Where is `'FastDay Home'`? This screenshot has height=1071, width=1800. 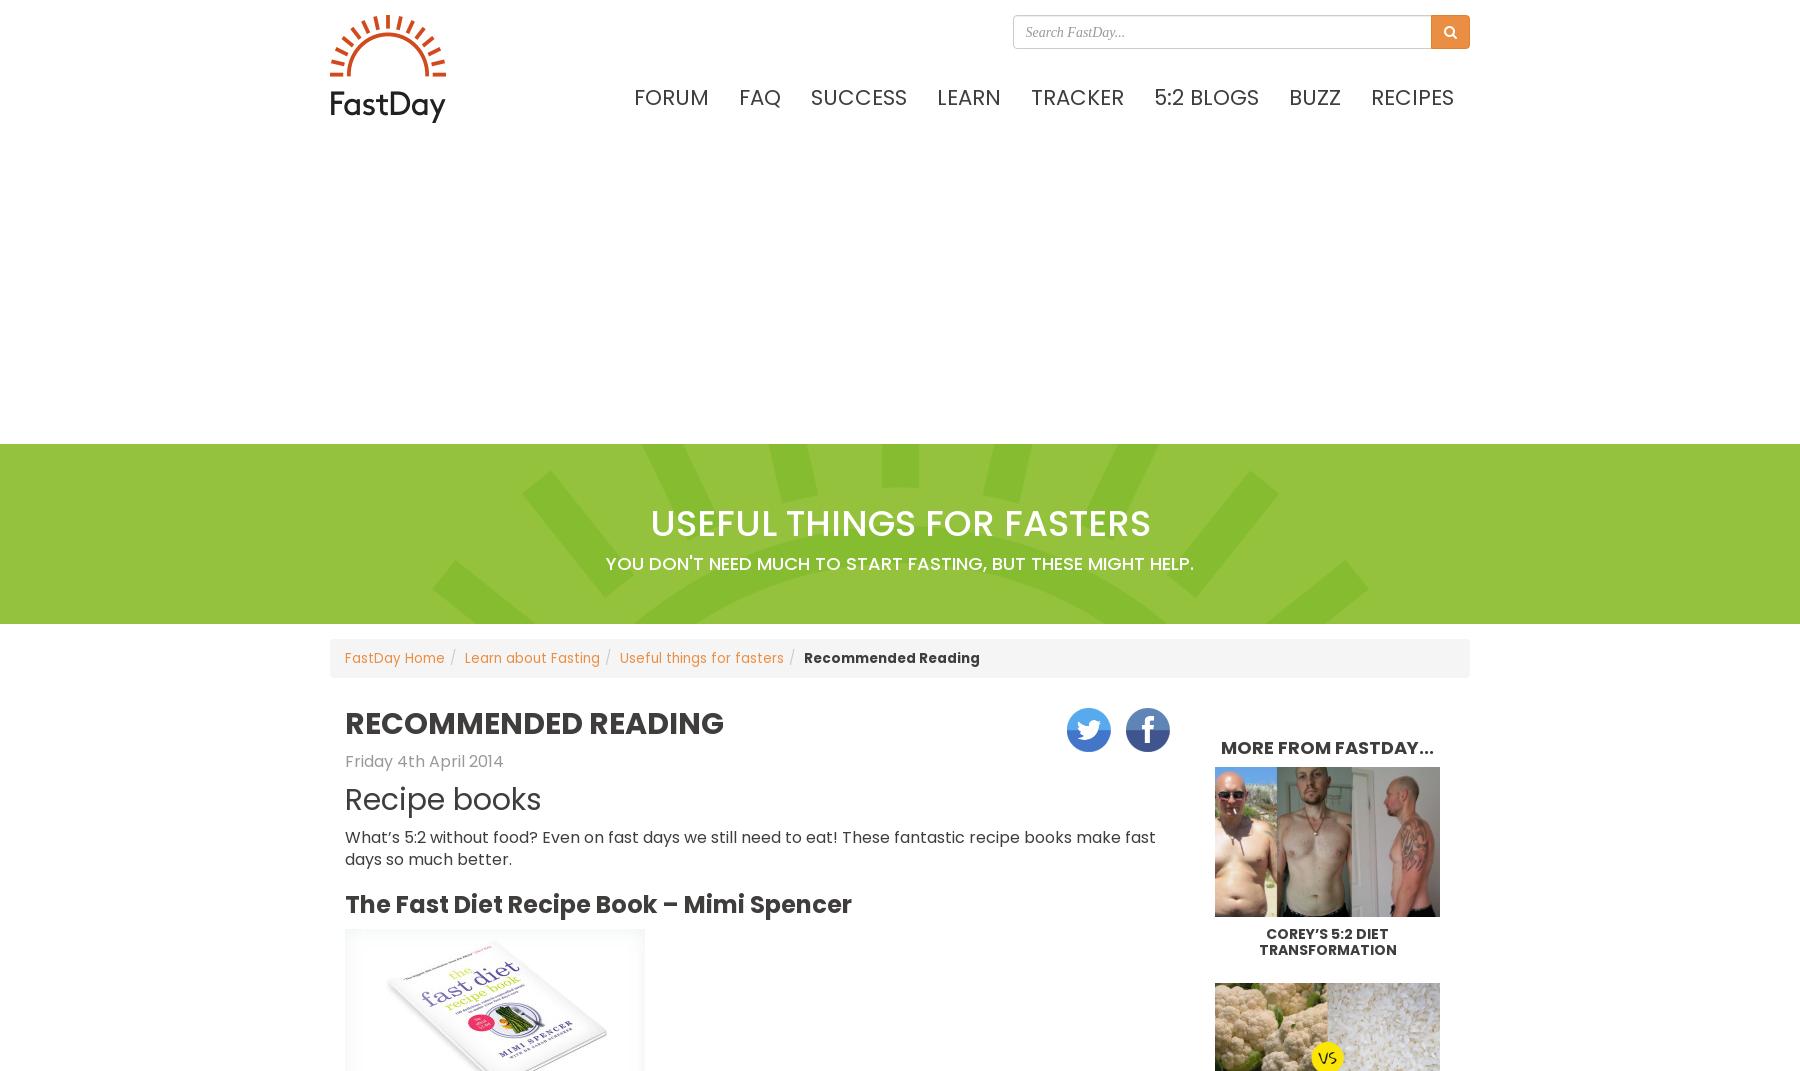
'FastDay Home' is located at coordinates (394, 656).